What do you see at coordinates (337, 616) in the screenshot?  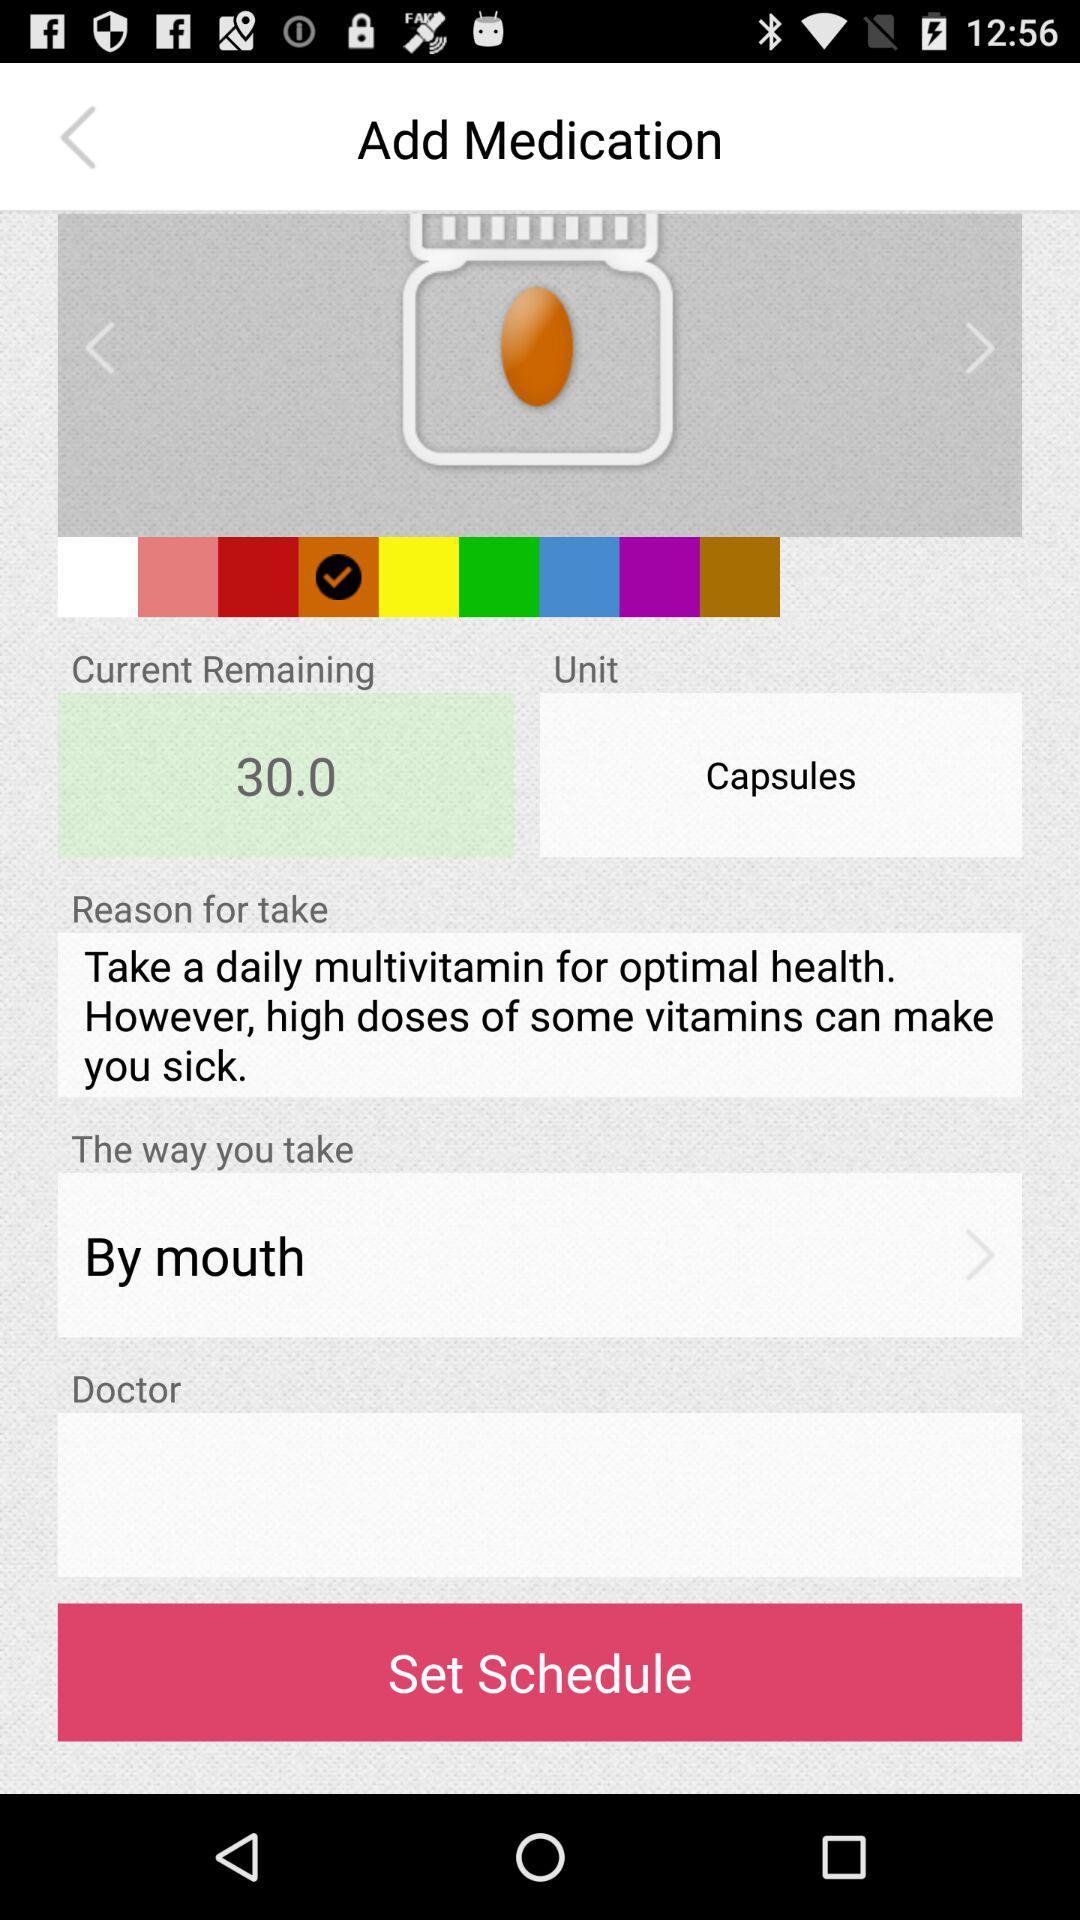 I see `the check icon` at bounding box center [337, 616].